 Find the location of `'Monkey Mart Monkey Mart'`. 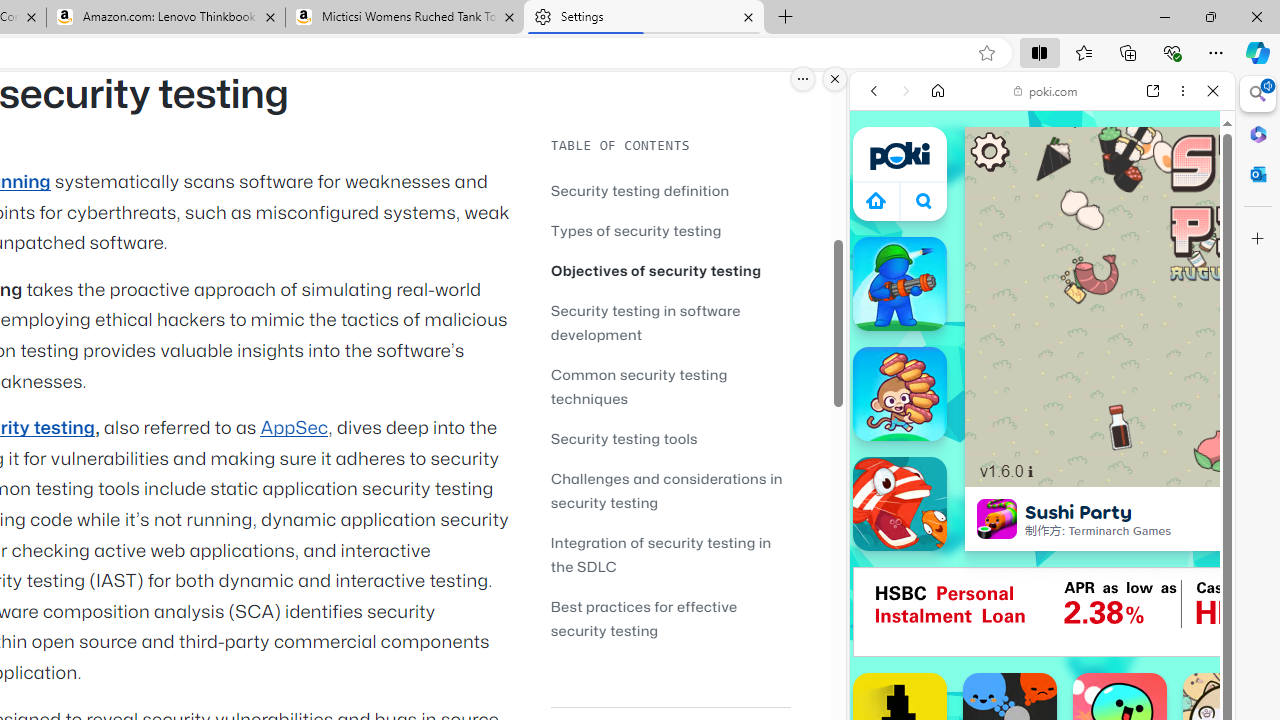

'Monkey Mart Monkey Mart' is located at coordinates (898, 393).